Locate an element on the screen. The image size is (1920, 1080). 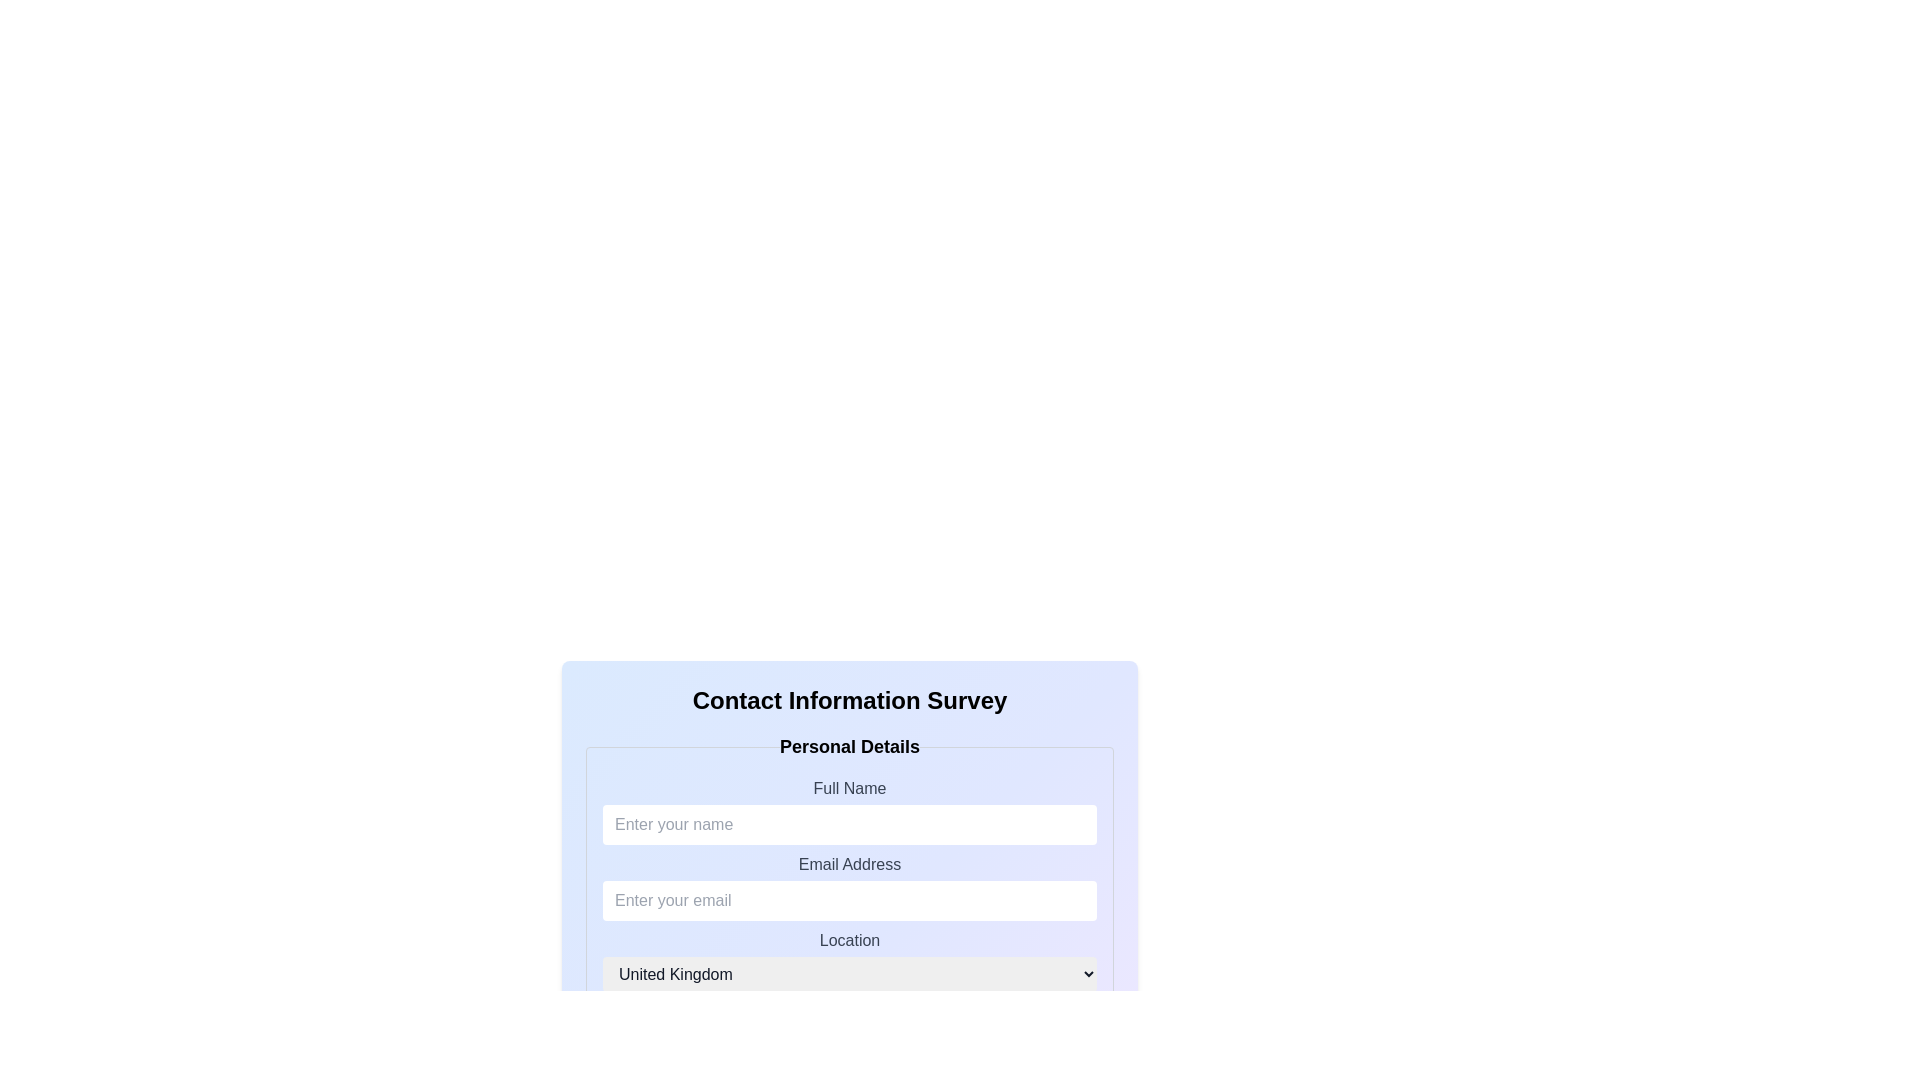
the text label displaying 'Location' which is styled with a gray font color and positioned above the 'United Kingdom' dropdown in the form section is located at coordinates (849, 940).